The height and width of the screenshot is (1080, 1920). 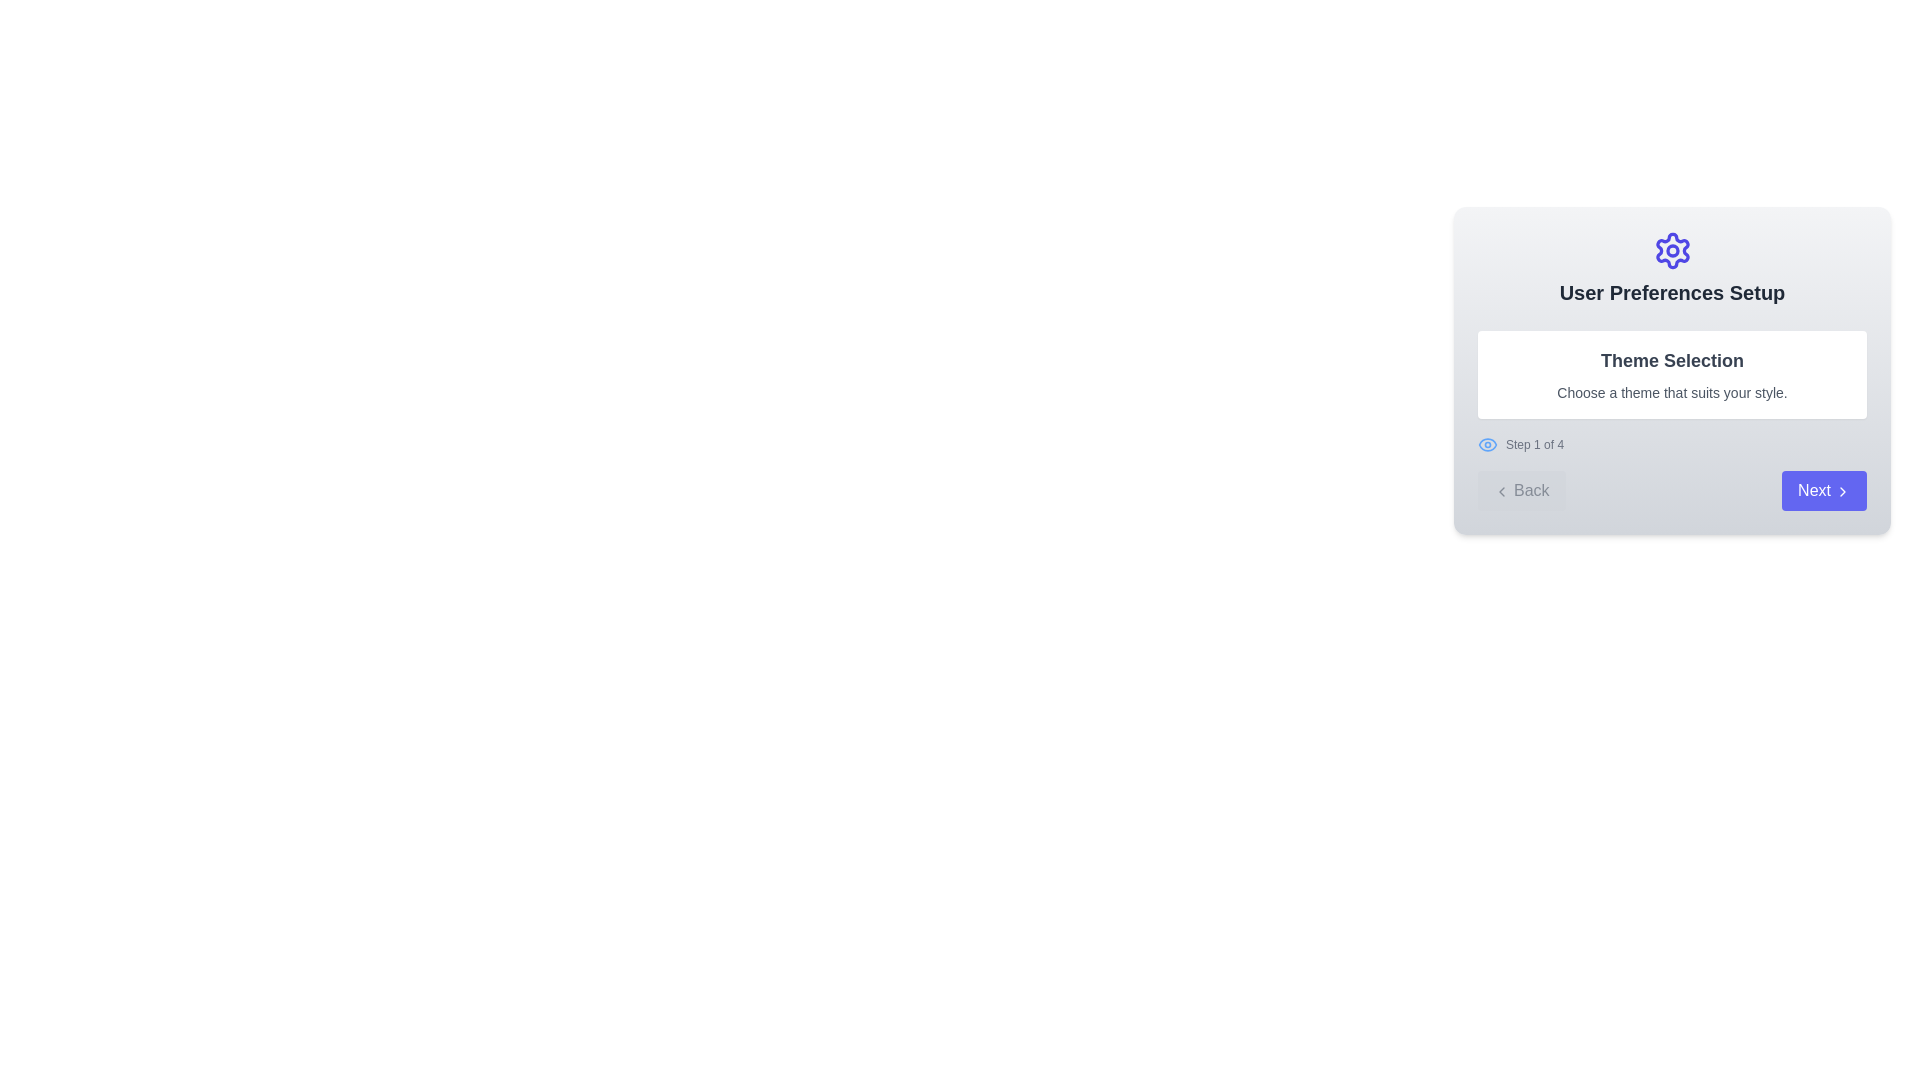 I want to click on the header text 'User Preferences Setup', which is prominently displayed in bold and dark gray color at the top center of the modal interface, so click(x=1672, y=293).